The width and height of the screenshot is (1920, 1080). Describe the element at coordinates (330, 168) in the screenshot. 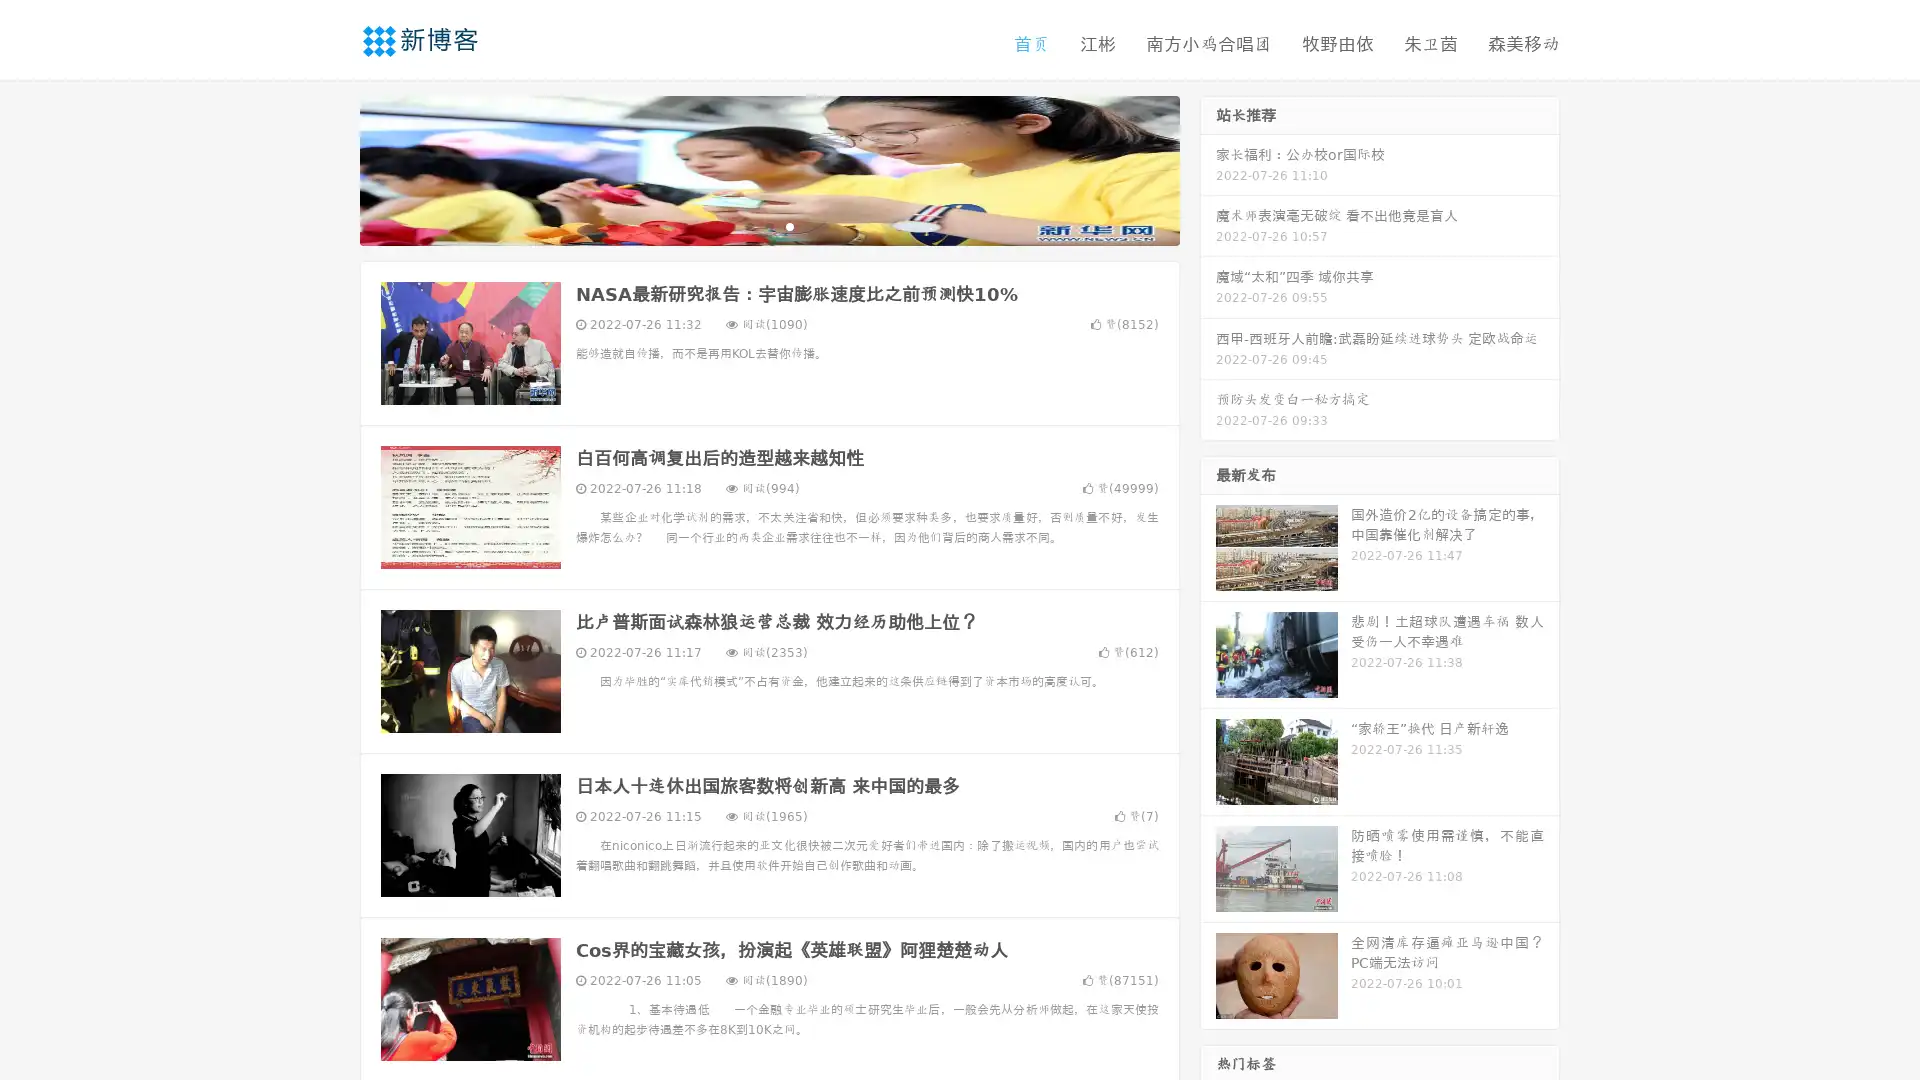

I see `Previous slide` at that location.